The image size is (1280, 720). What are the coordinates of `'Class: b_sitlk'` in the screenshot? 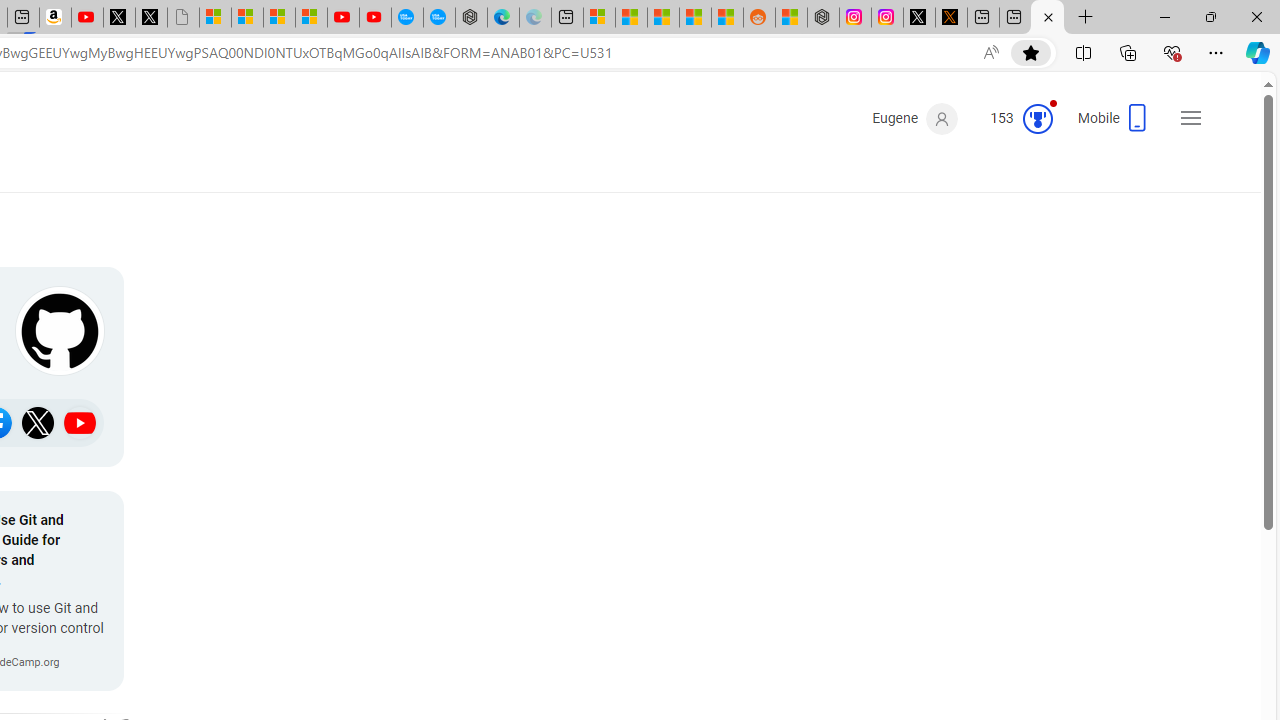 It's located at (80, 422).